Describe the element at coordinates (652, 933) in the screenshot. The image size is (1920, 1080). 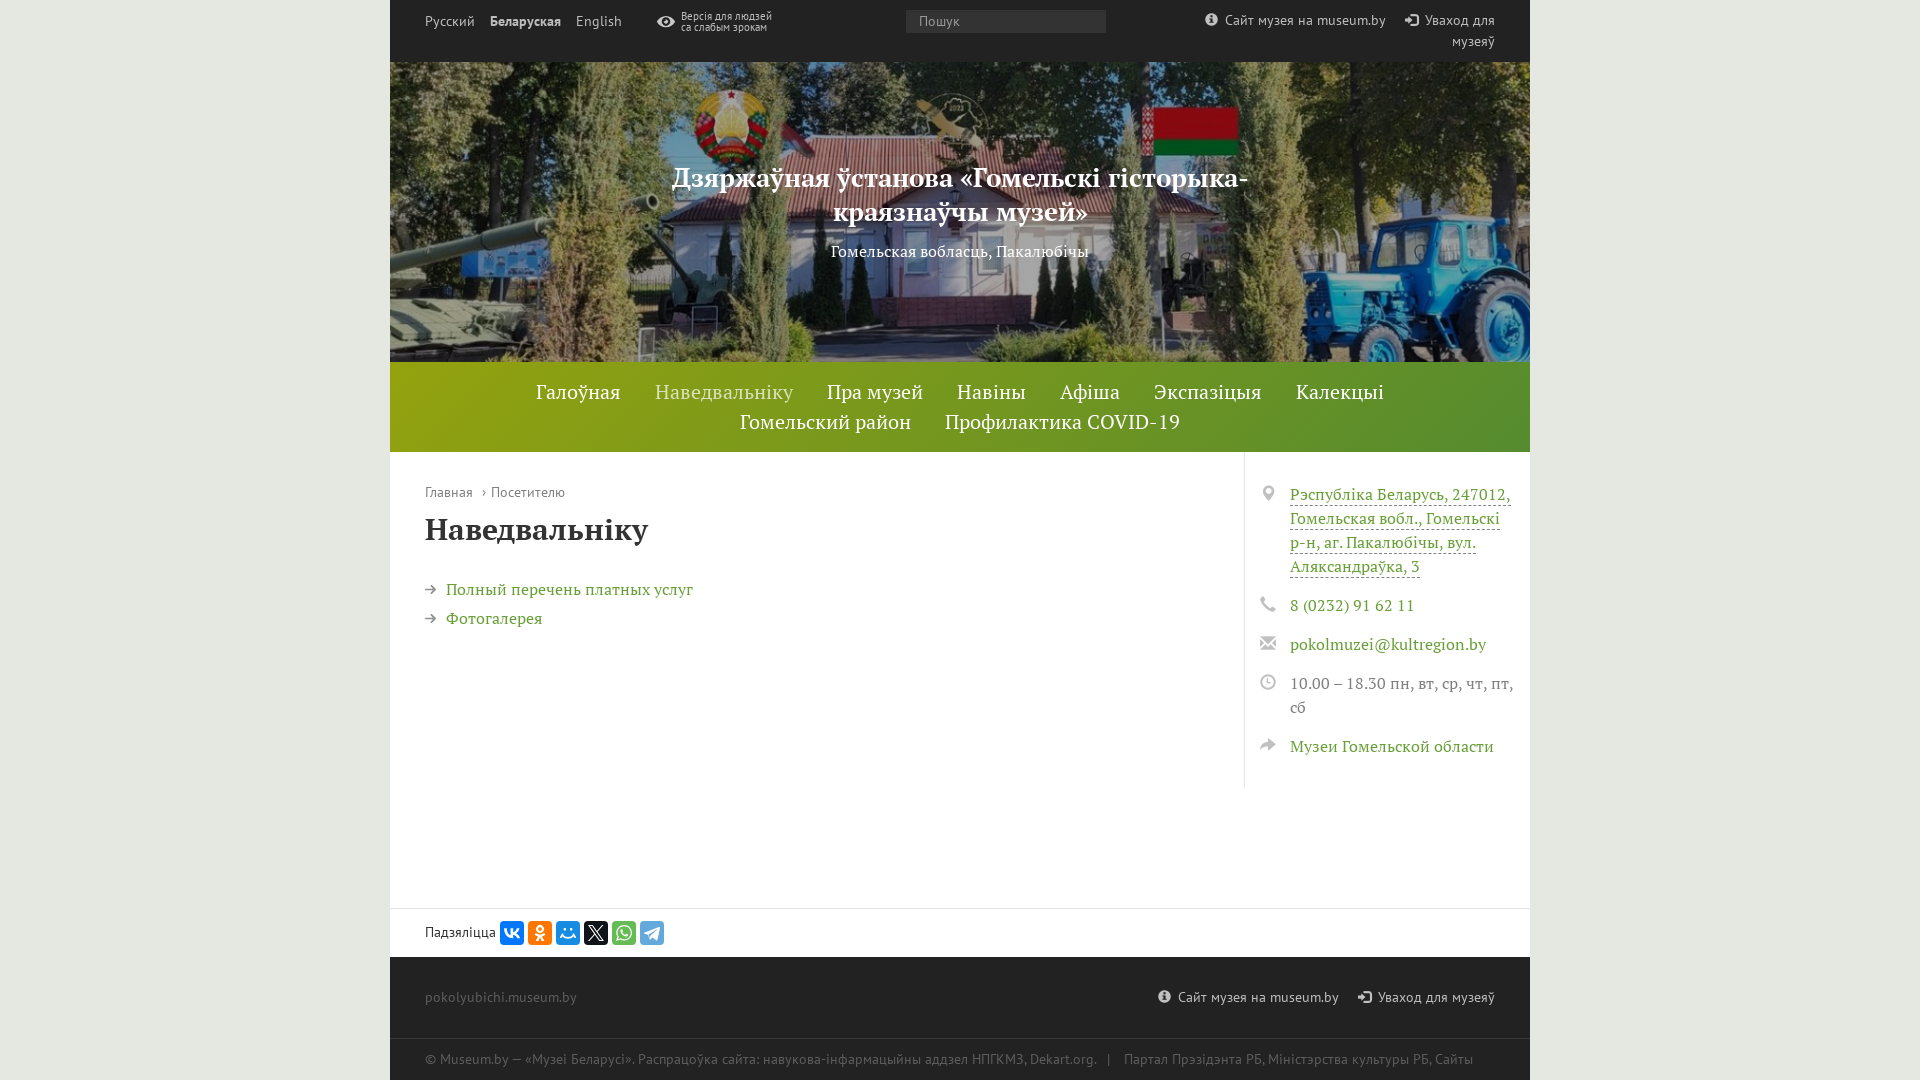
I see `'Telegram'` at that location.